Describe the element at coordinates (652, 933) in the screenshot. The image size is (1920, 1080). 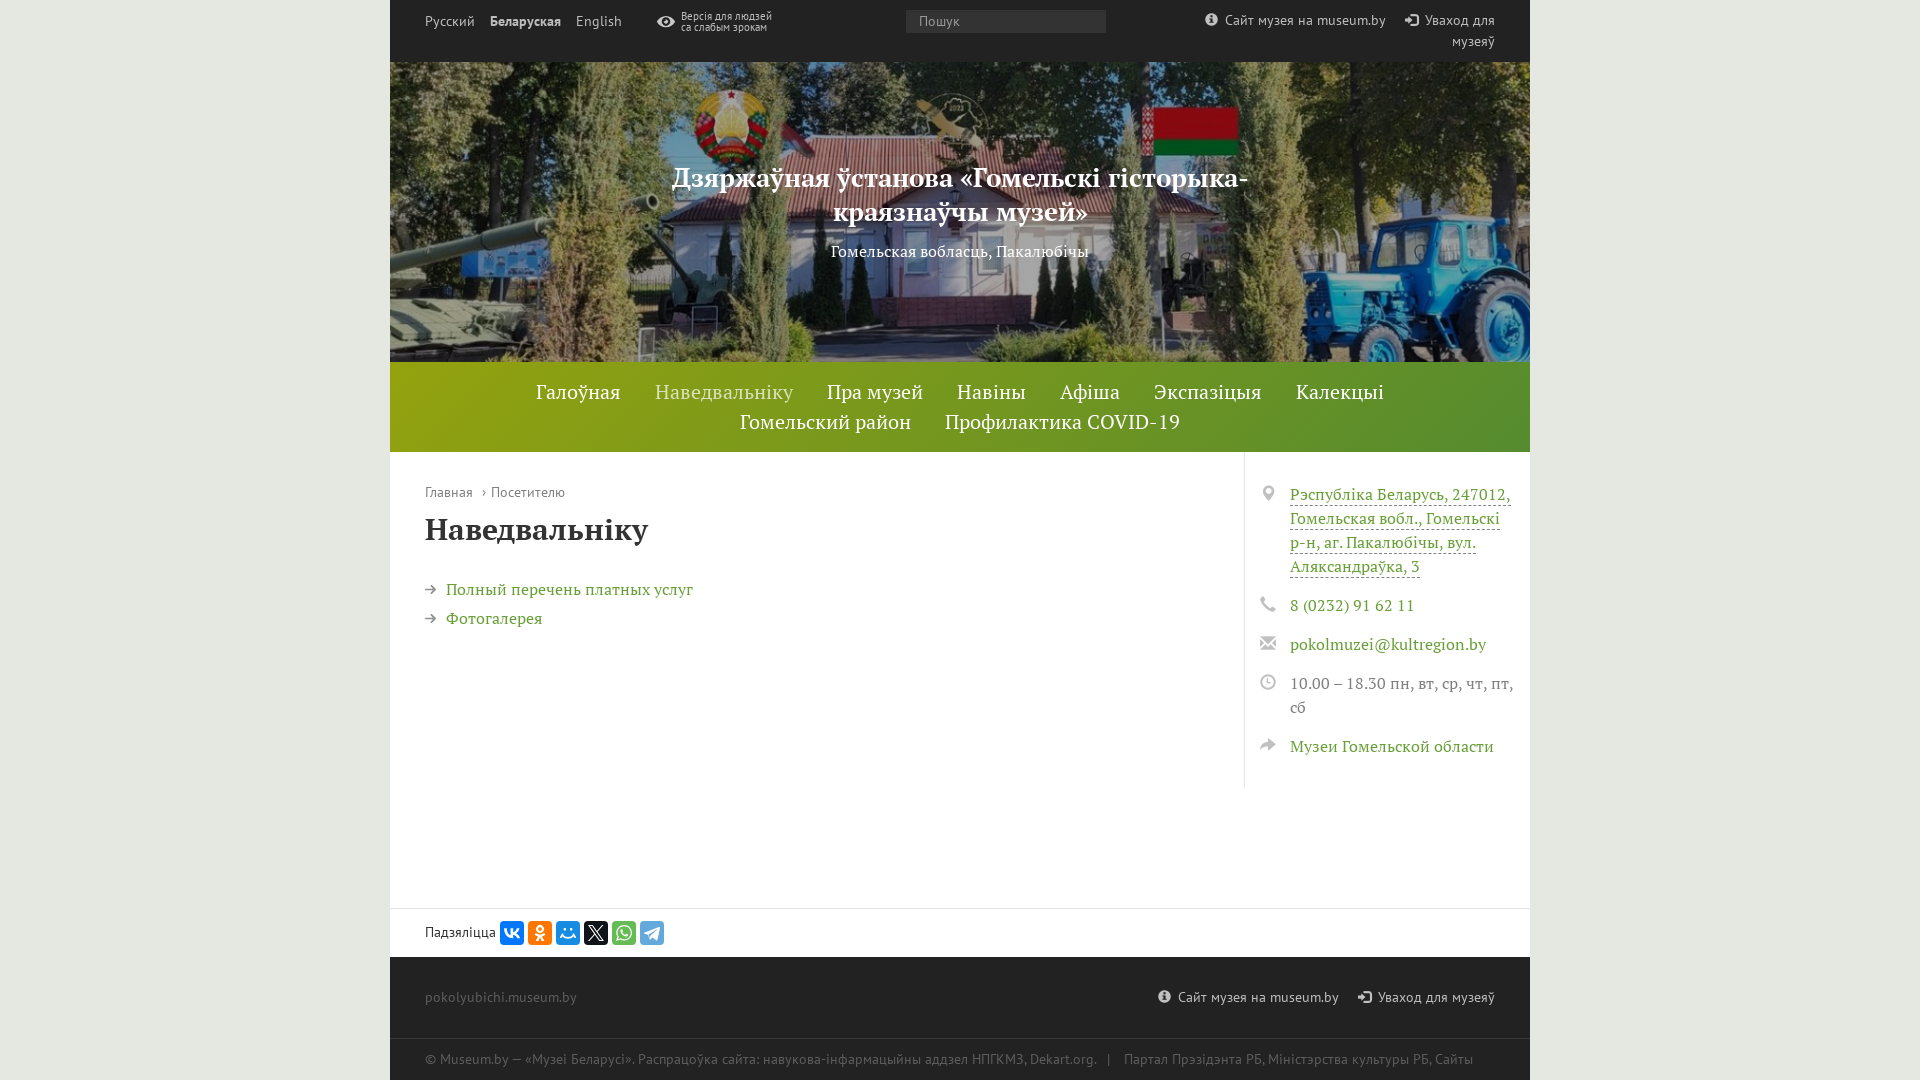
I see `'Telegram'` at that location.